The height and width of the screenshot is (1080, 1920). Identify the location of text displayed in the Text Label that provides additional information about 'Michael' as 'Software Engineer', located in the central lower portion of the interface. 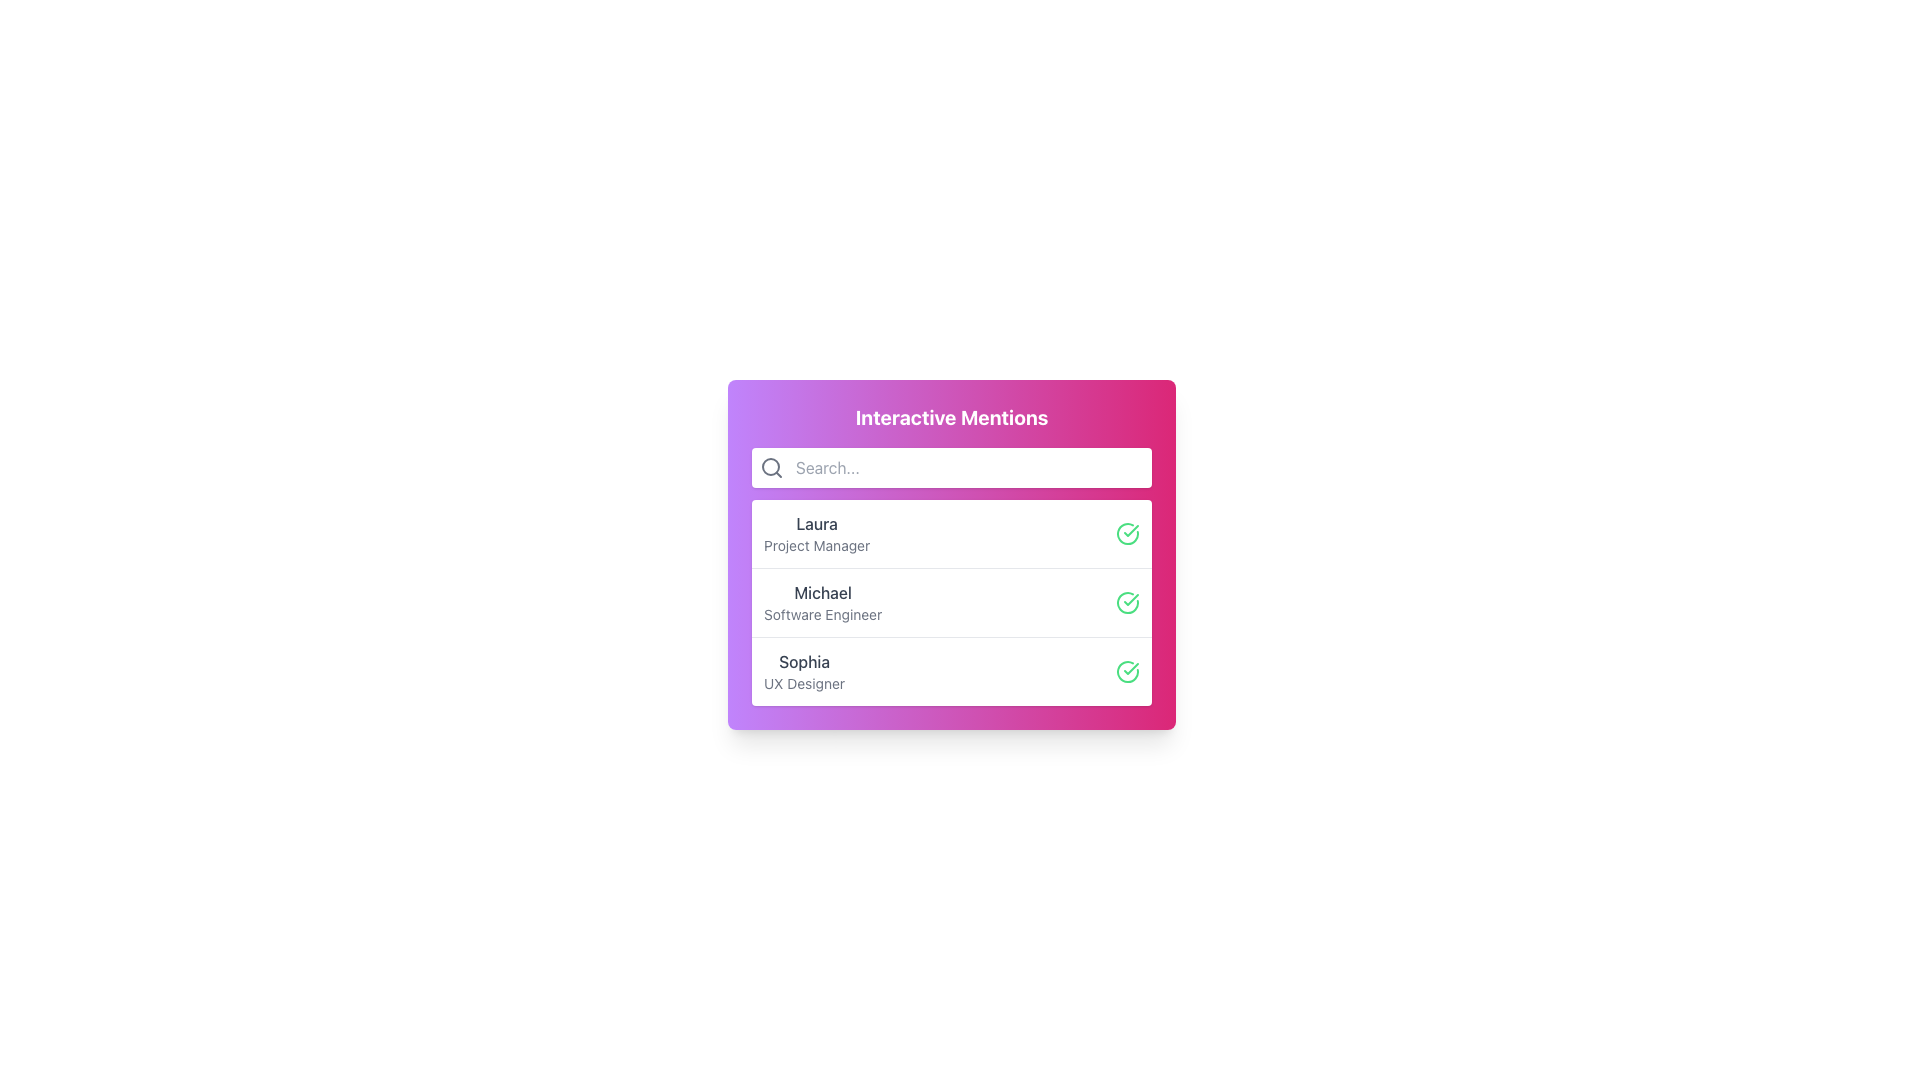
(823, 613).